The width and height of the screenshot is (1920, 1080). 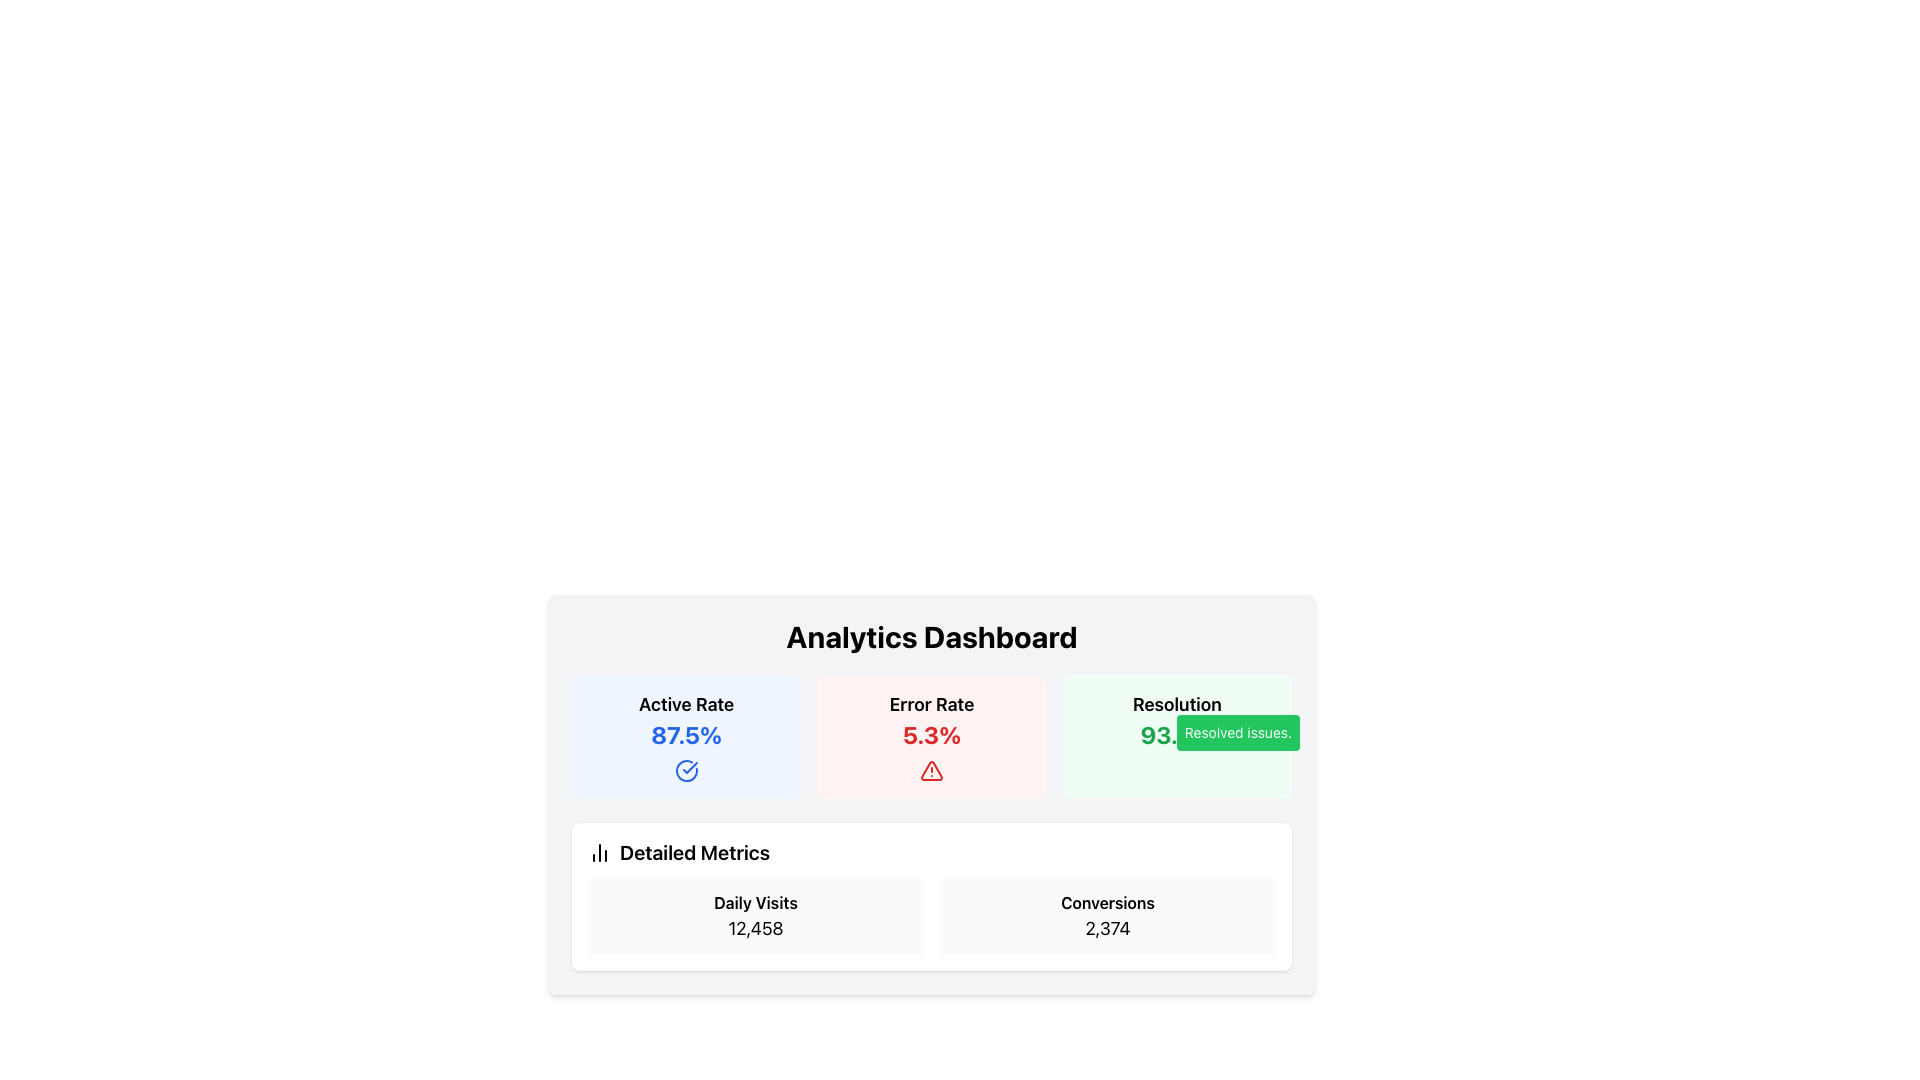 I want to click on the decorative SVG shape representing the outer circular arc of the 'Active Rate' card located in the center-left section of the dashboard interface, so click(x=686, y=770).